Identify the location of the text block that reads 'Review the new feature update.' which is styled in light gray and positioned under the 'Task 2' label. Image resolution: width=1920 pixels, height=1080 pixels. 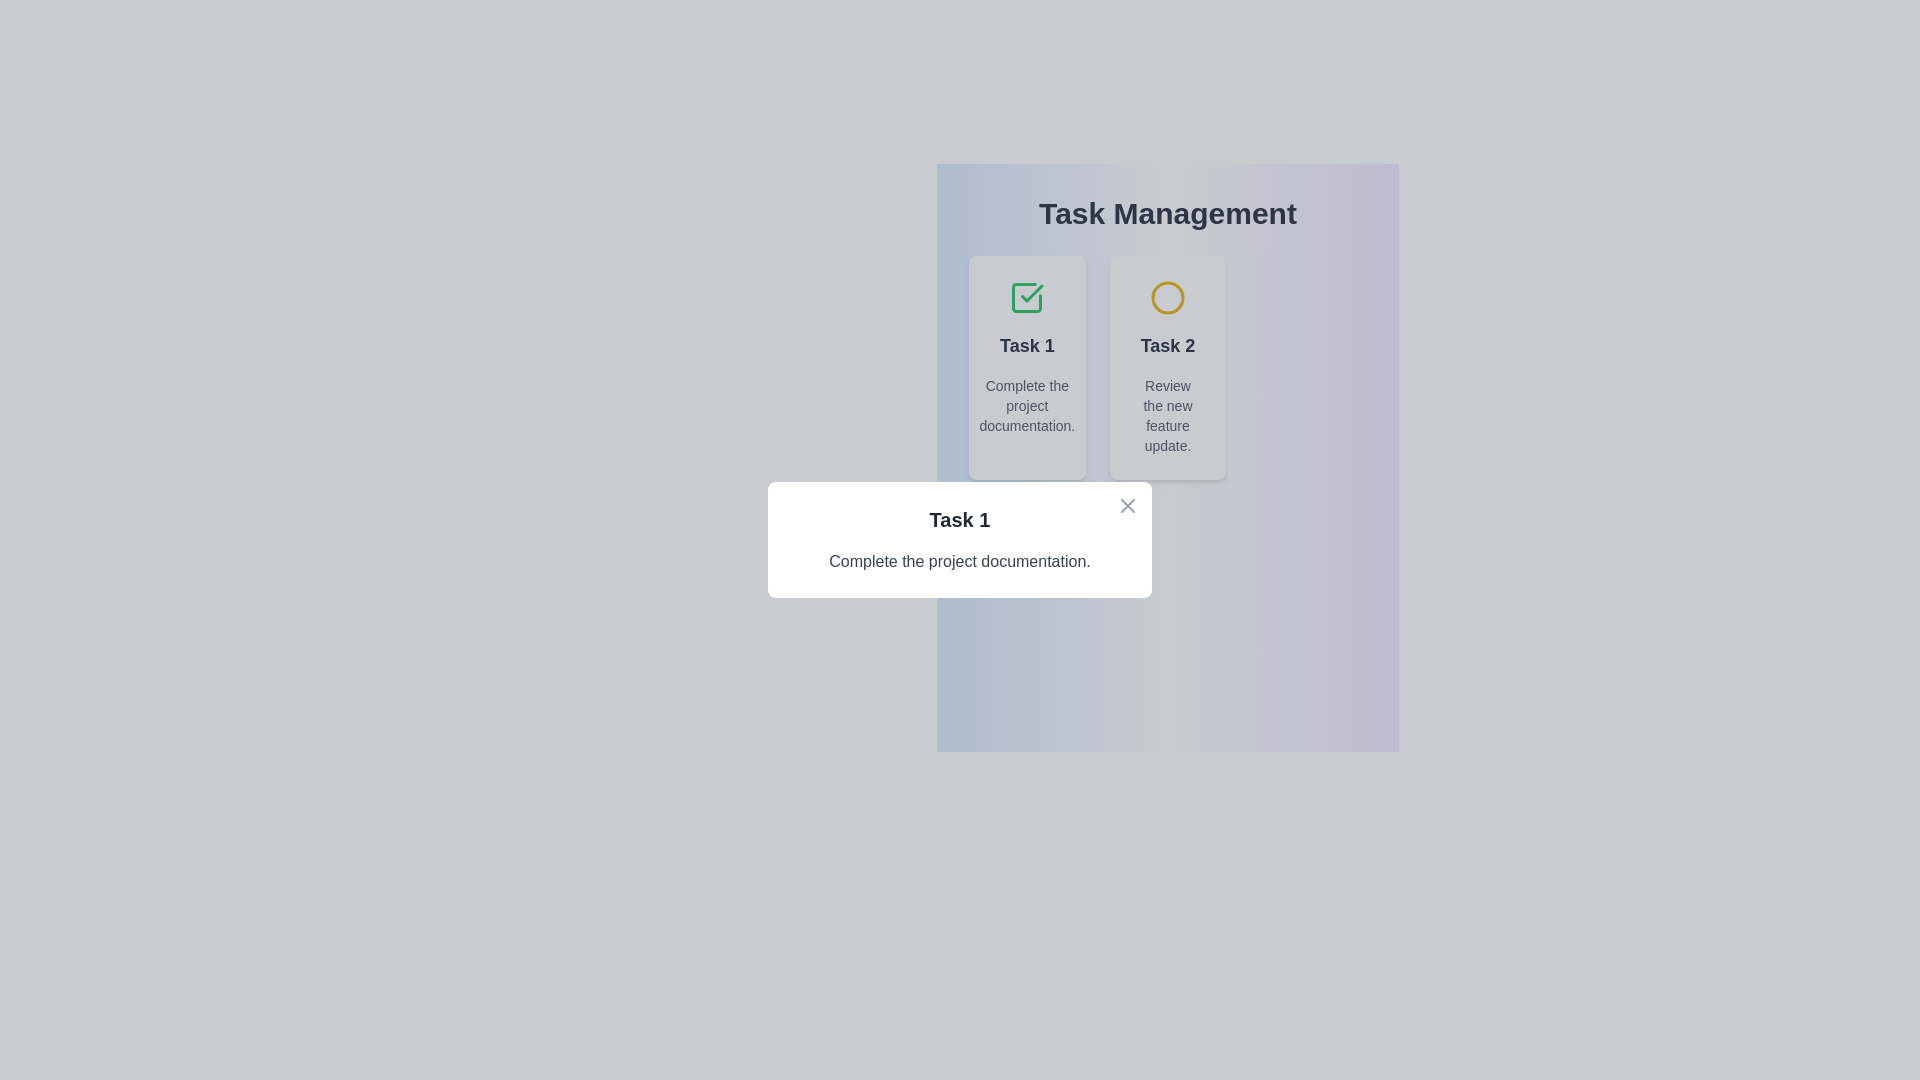
(1167, 415).